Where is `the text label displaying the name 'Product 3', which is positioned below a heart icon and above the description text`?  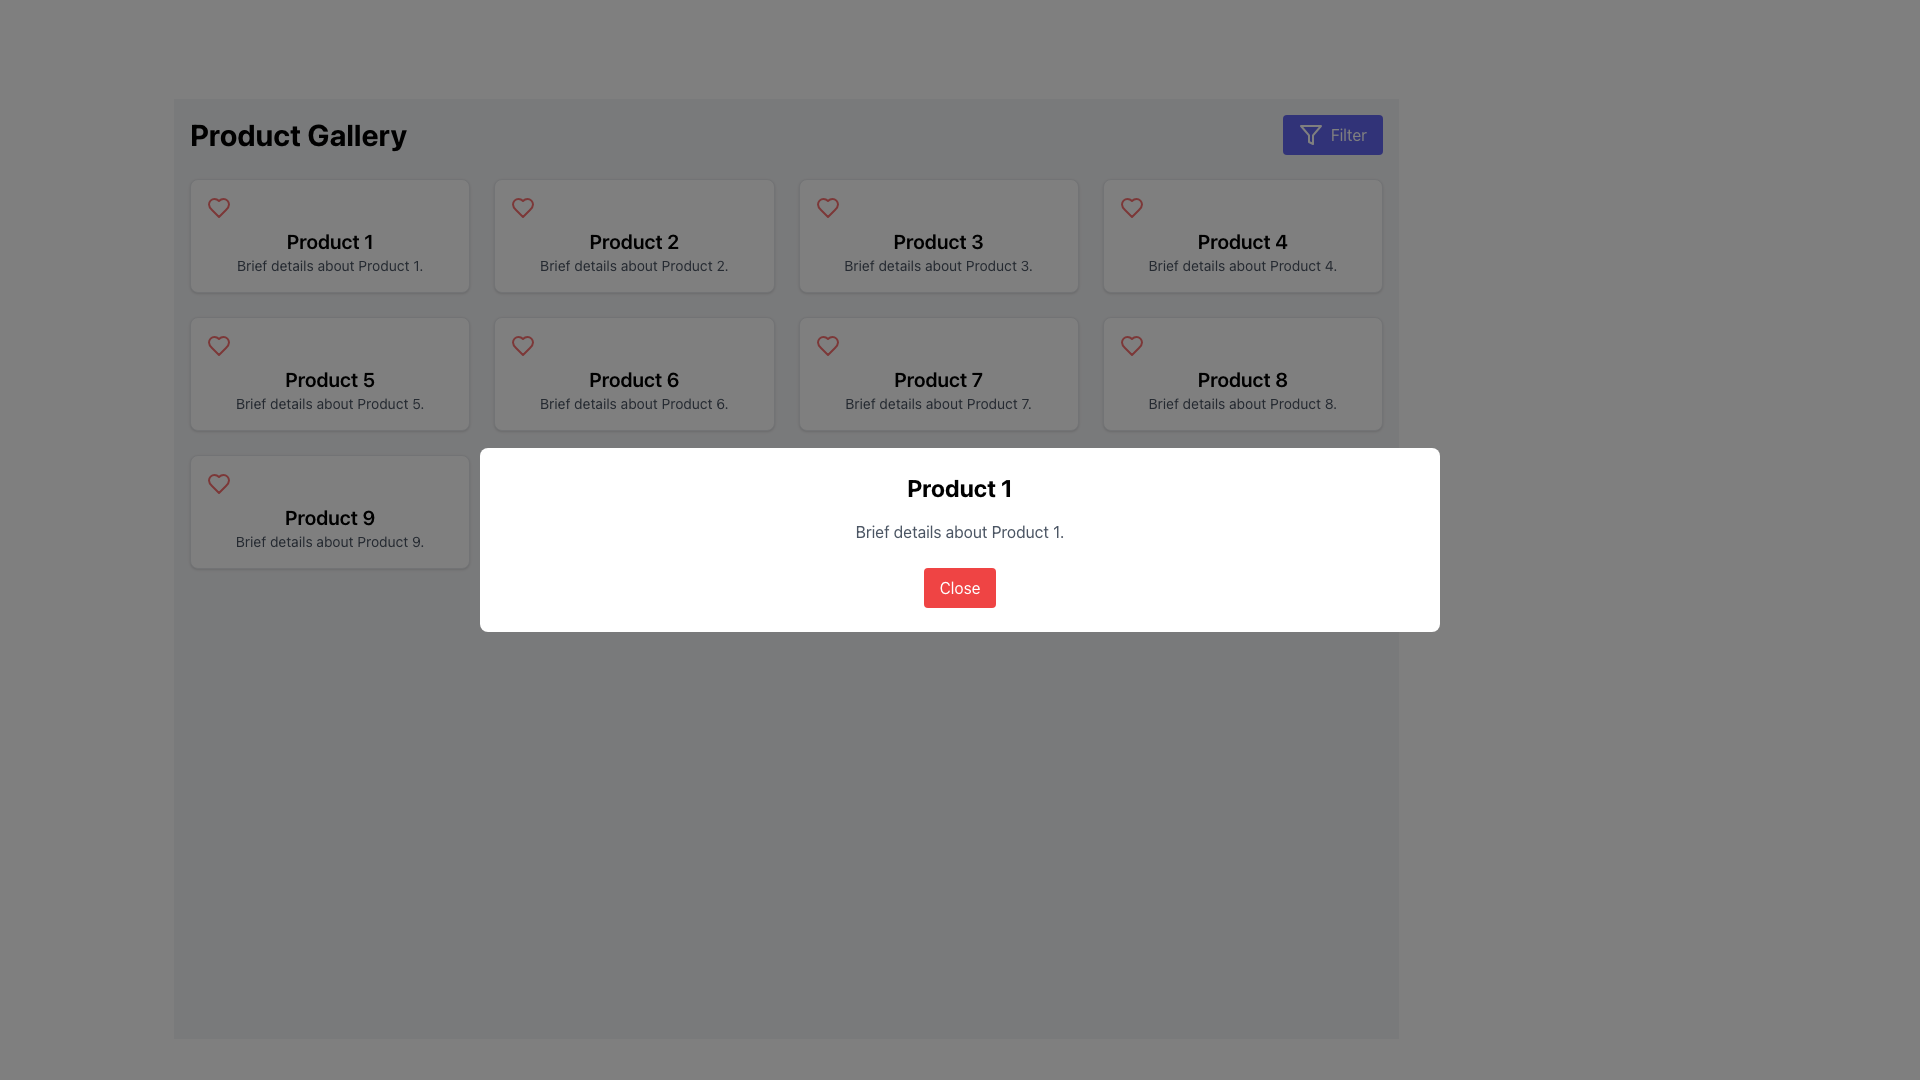 the text label displaying the name 'Product 3', which is positioned below a heart icon and above the description text is located at coordinates (937, 241).